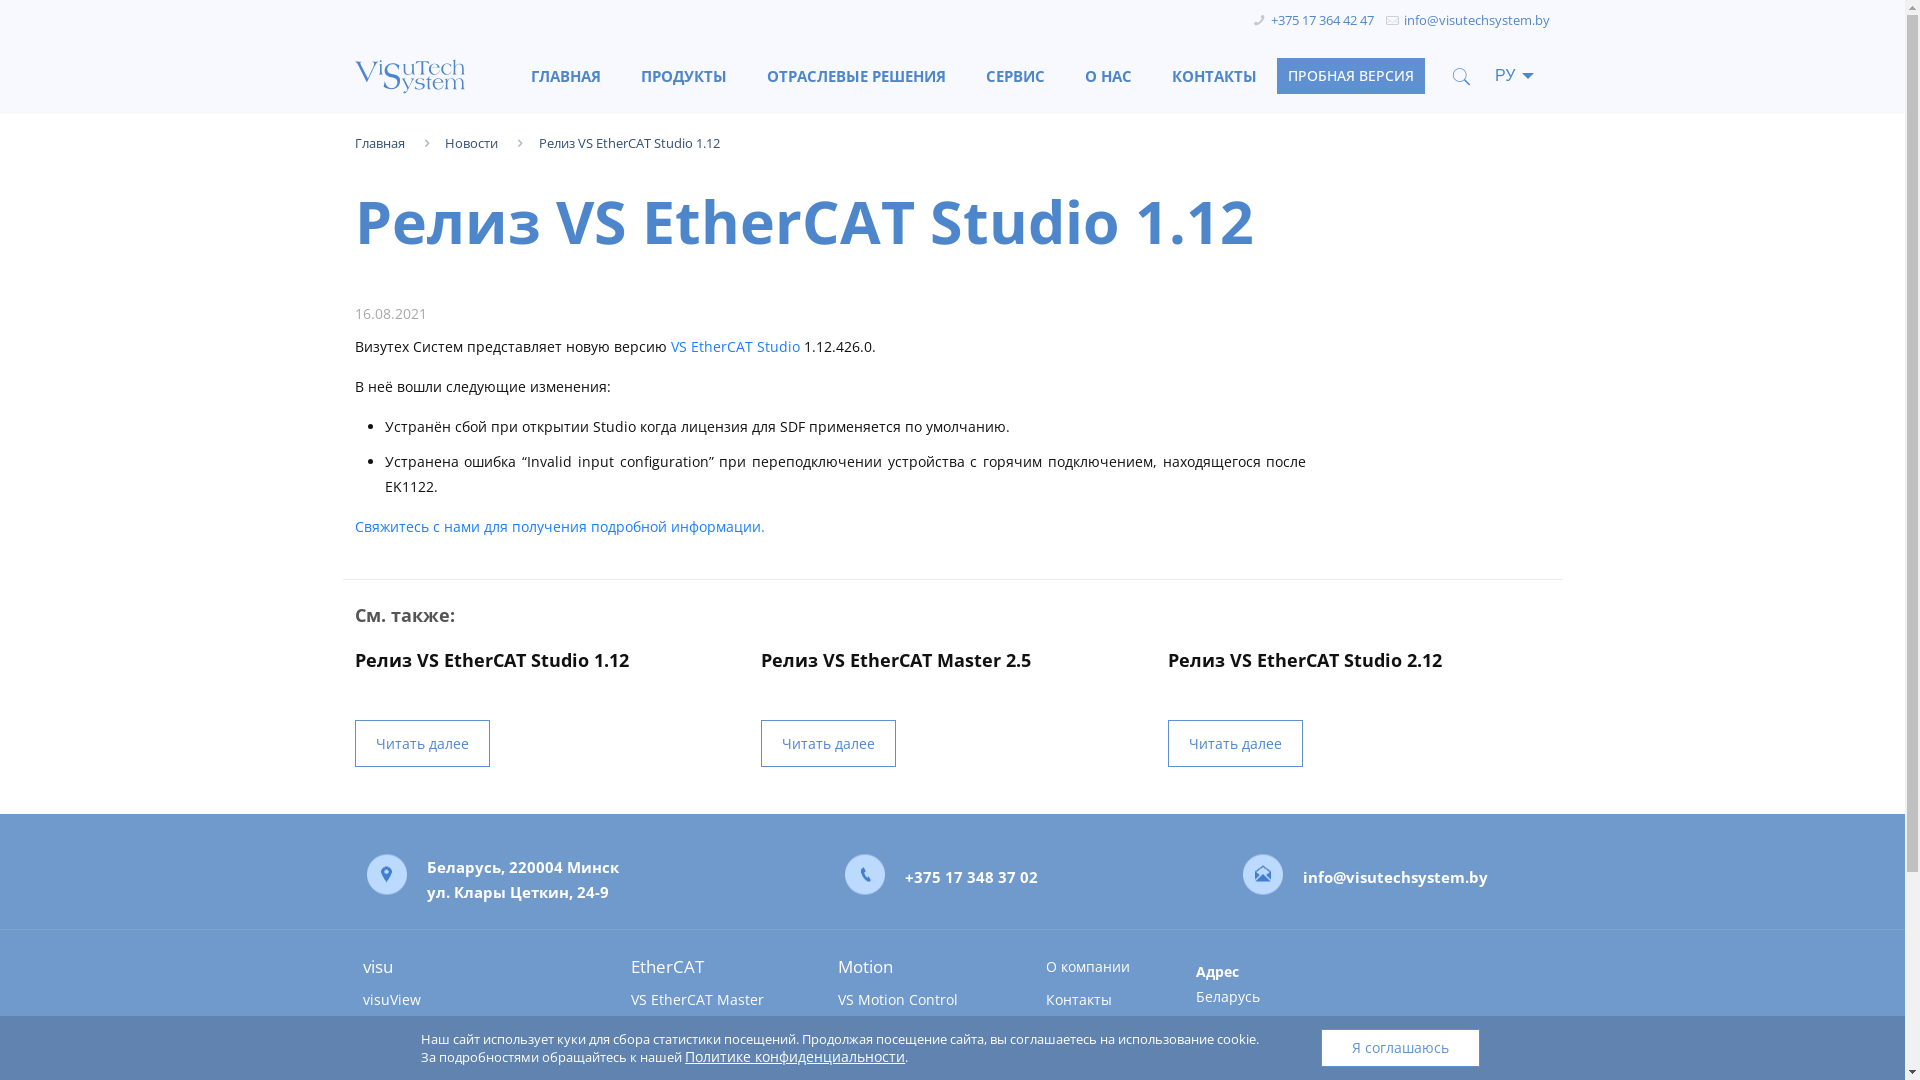 This screenshot has height=1080, width=1920. I want to click on 'visuView', so click(473, 999).